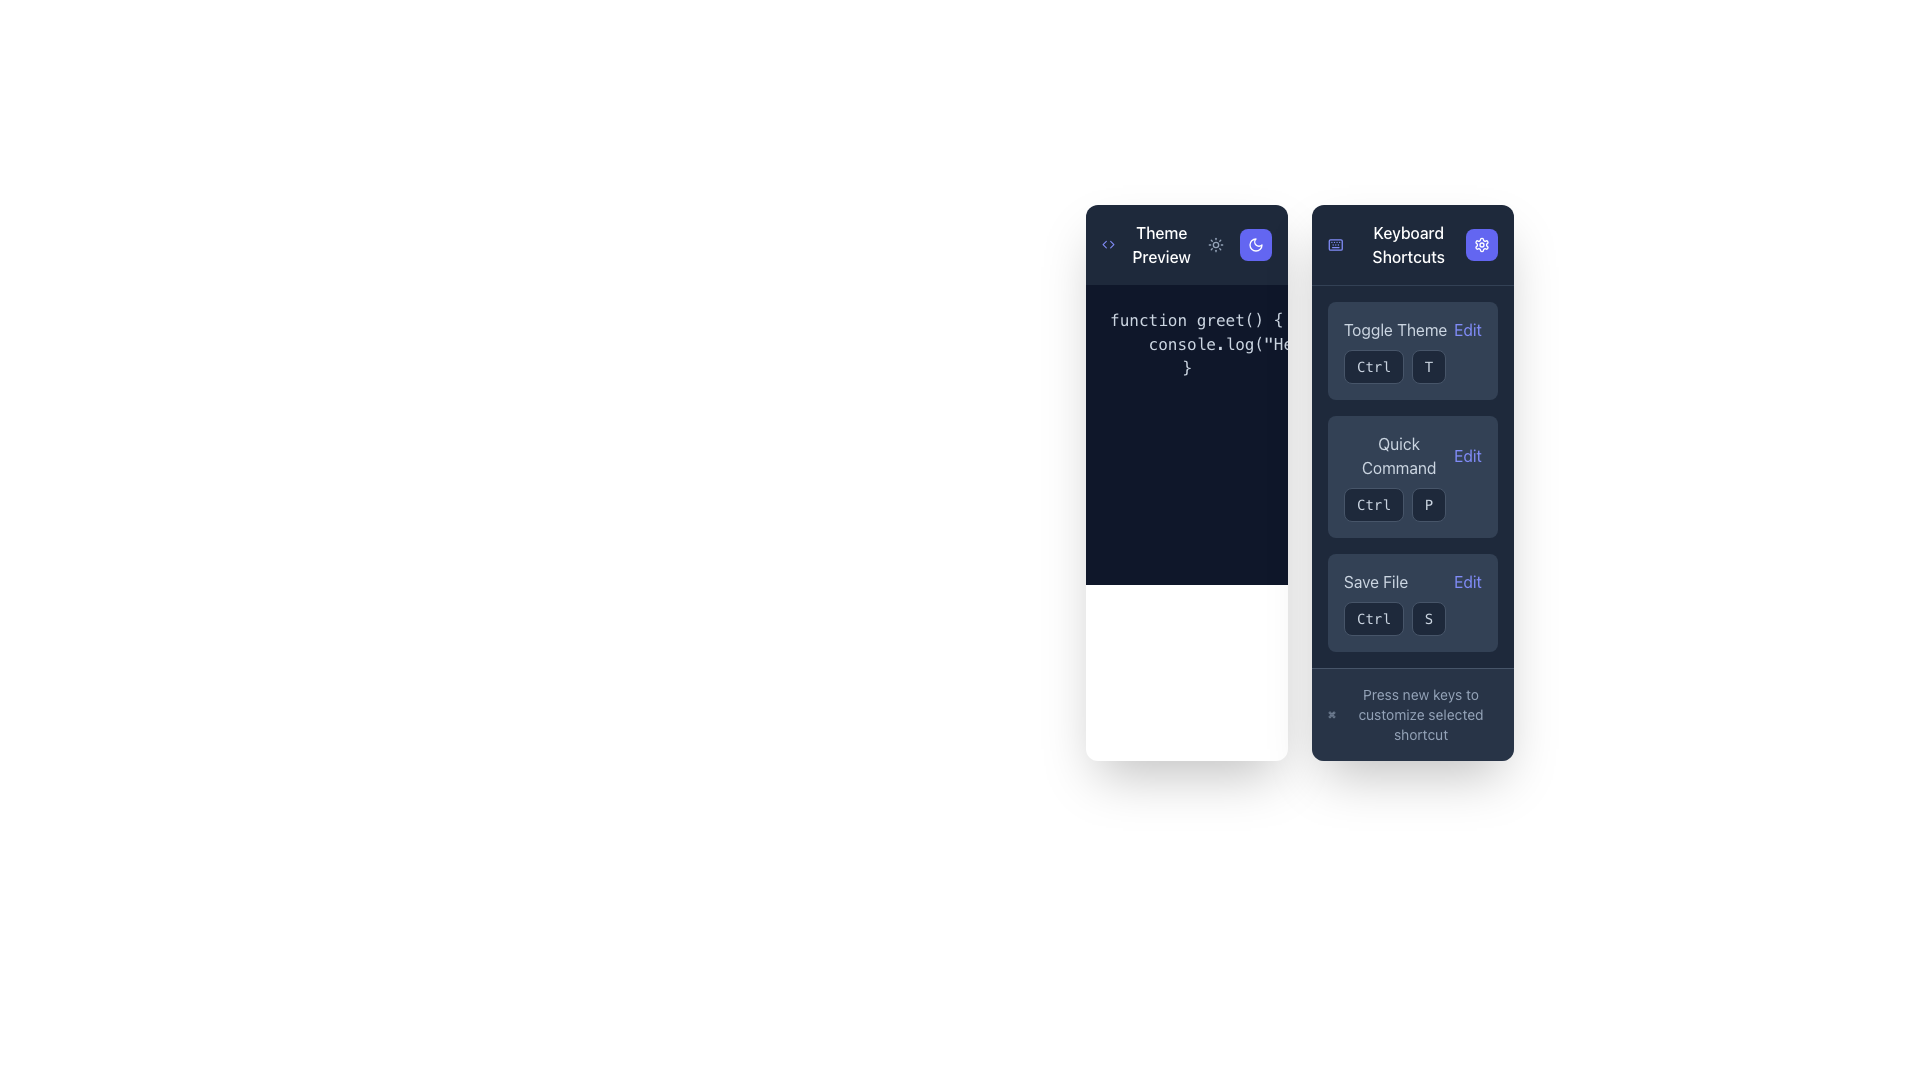 This screenshot has height=1080, width=1920. What do you see at coordinates (1468, 582) in the screenshot?
I see `the interactive text label displaying 'Edit'` at bounding box center [1468, 582].